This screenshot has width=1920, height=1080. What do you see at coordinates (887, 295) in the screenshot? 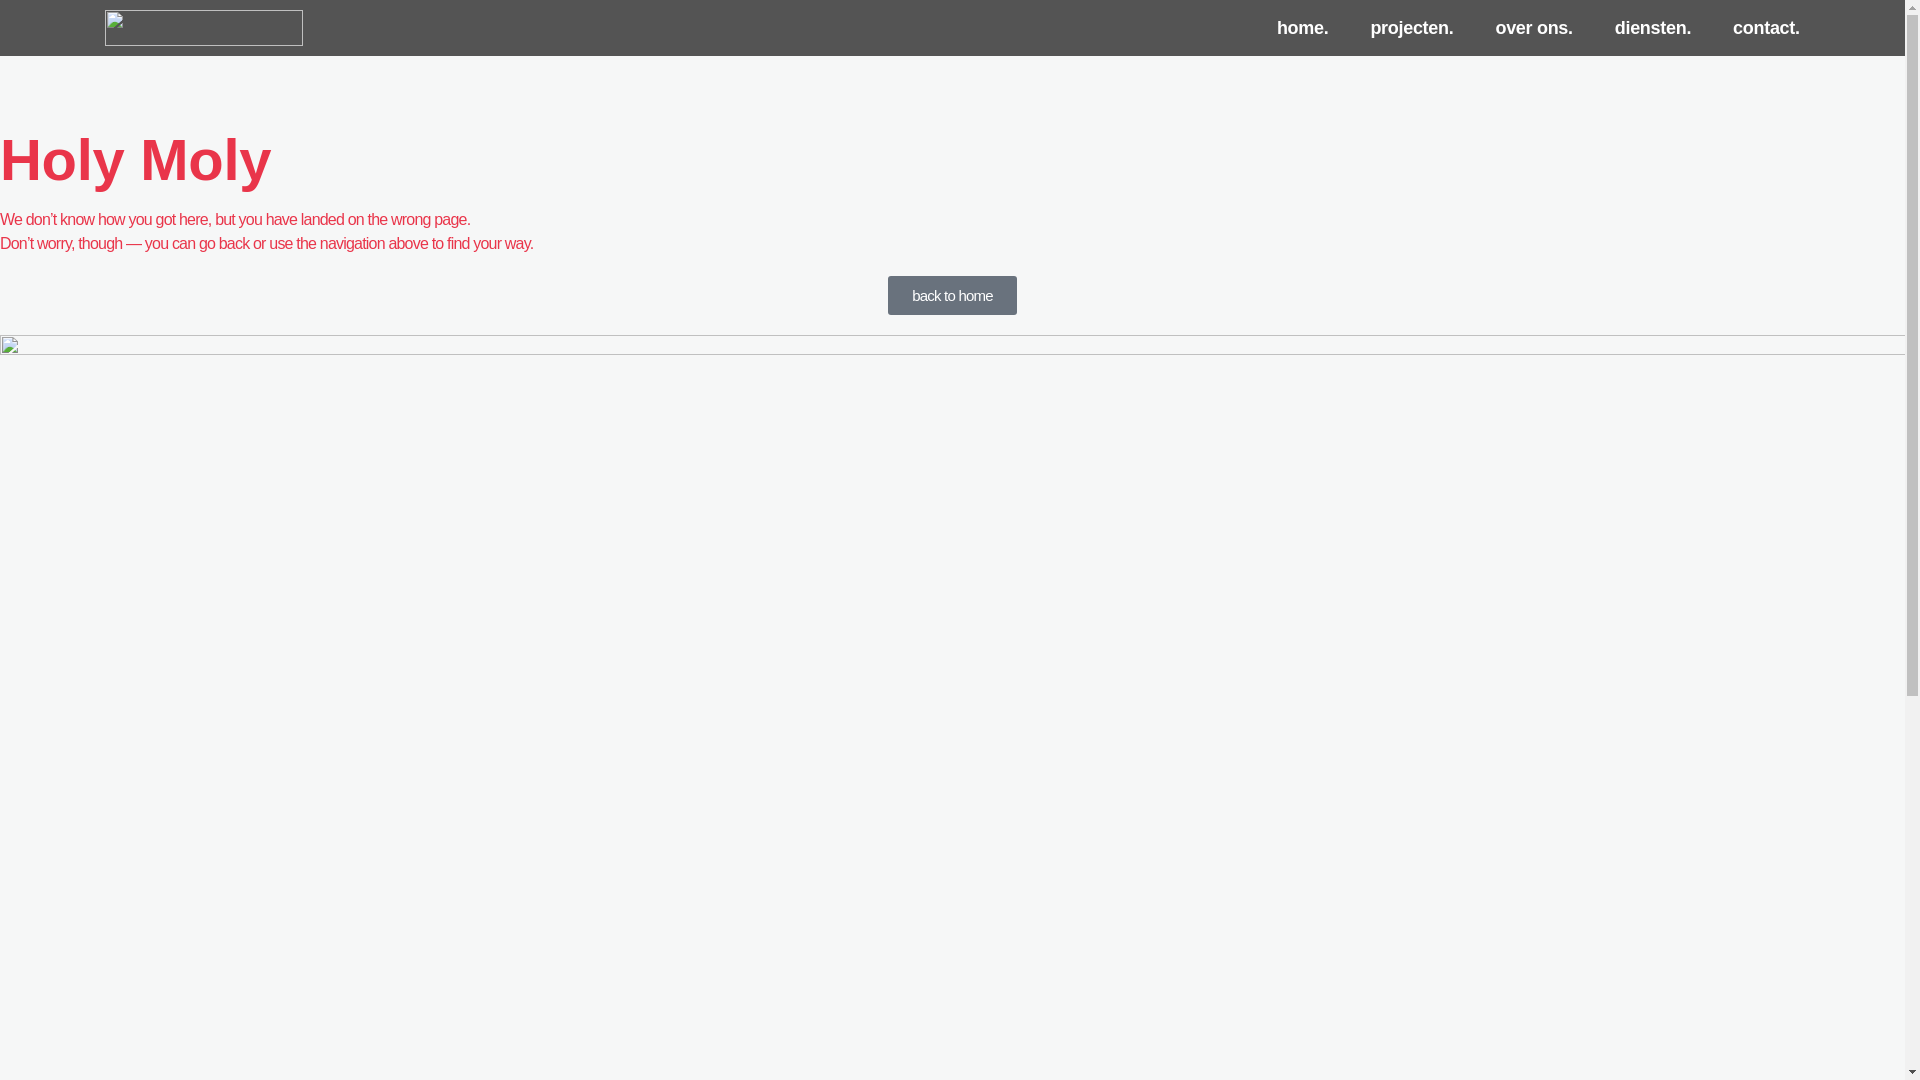
I see `'back to home'` at bounding box center [887, 295].